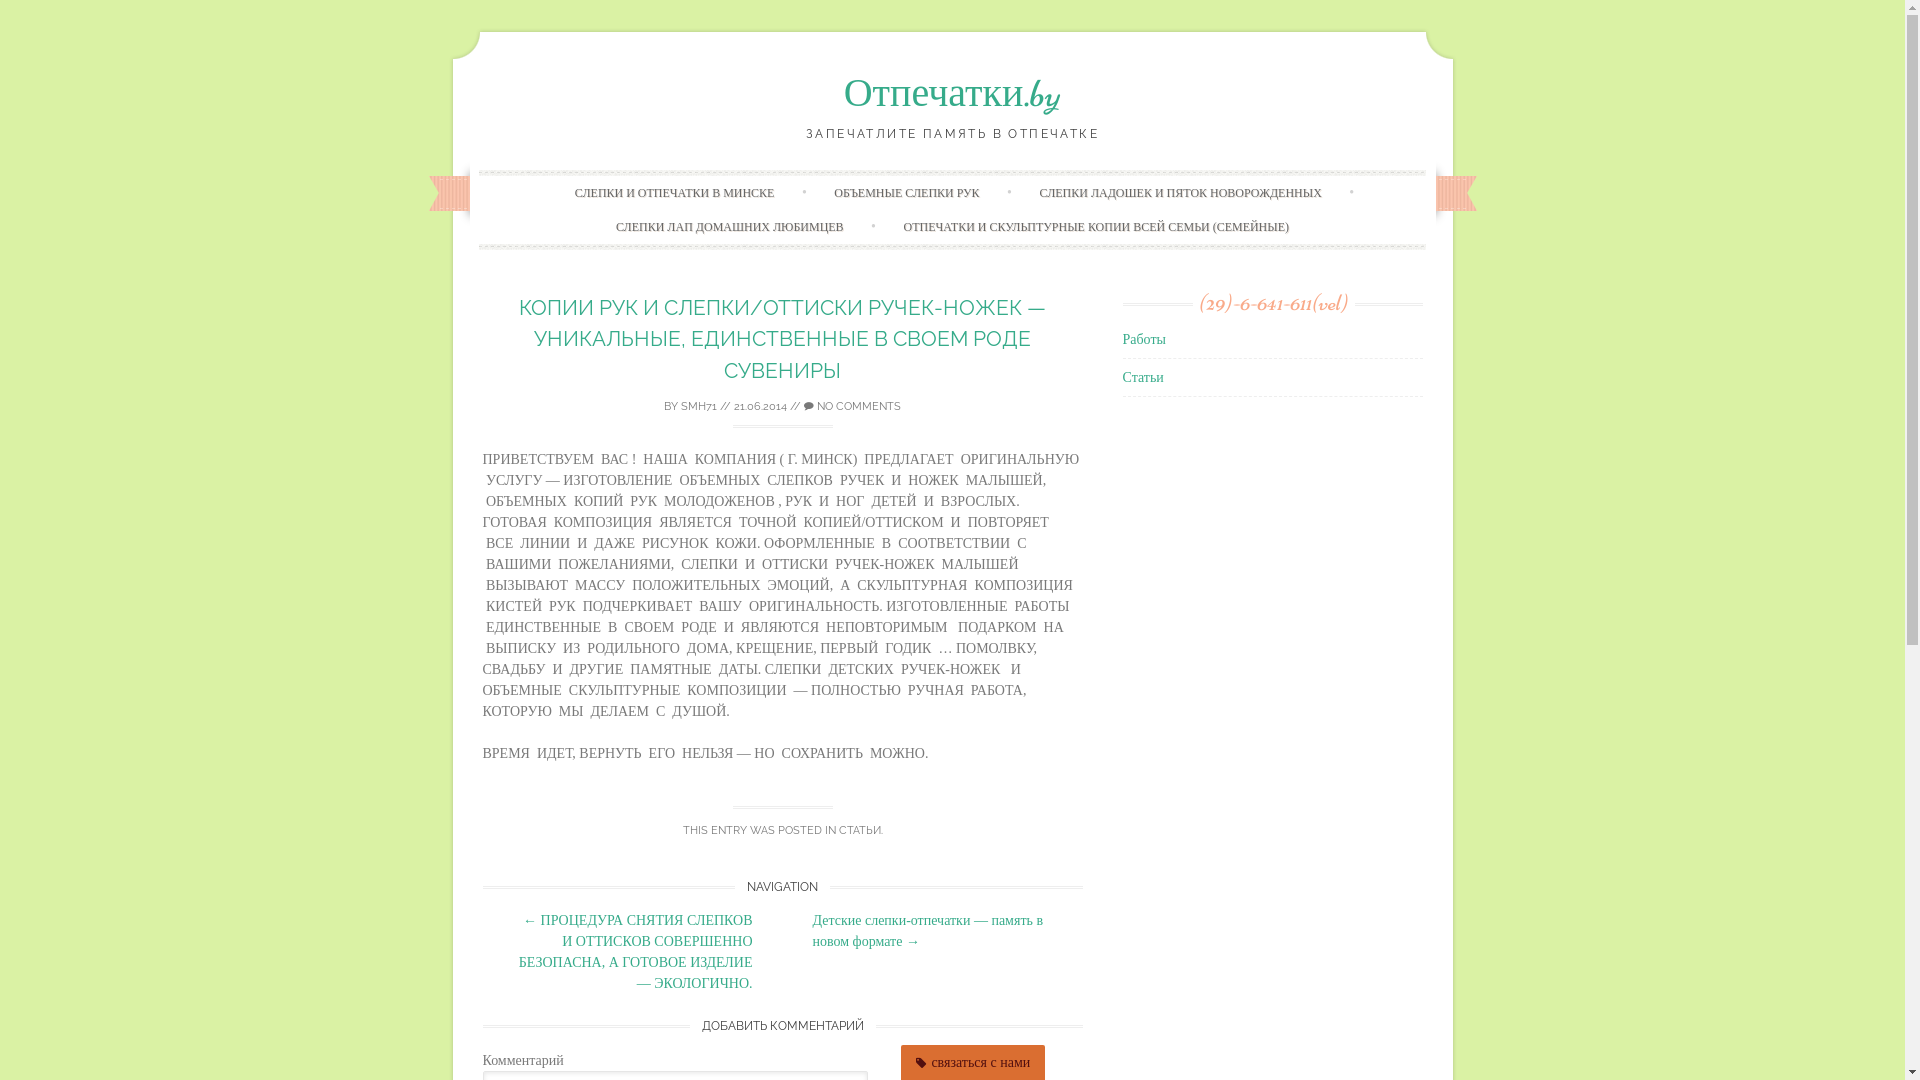 The height and width of the screenshot is (1080, 1920). What do you see at coordinates (852, 405) in the screenshot?
I see `'NO COMMENTS'` at bounding box center [852, 405].